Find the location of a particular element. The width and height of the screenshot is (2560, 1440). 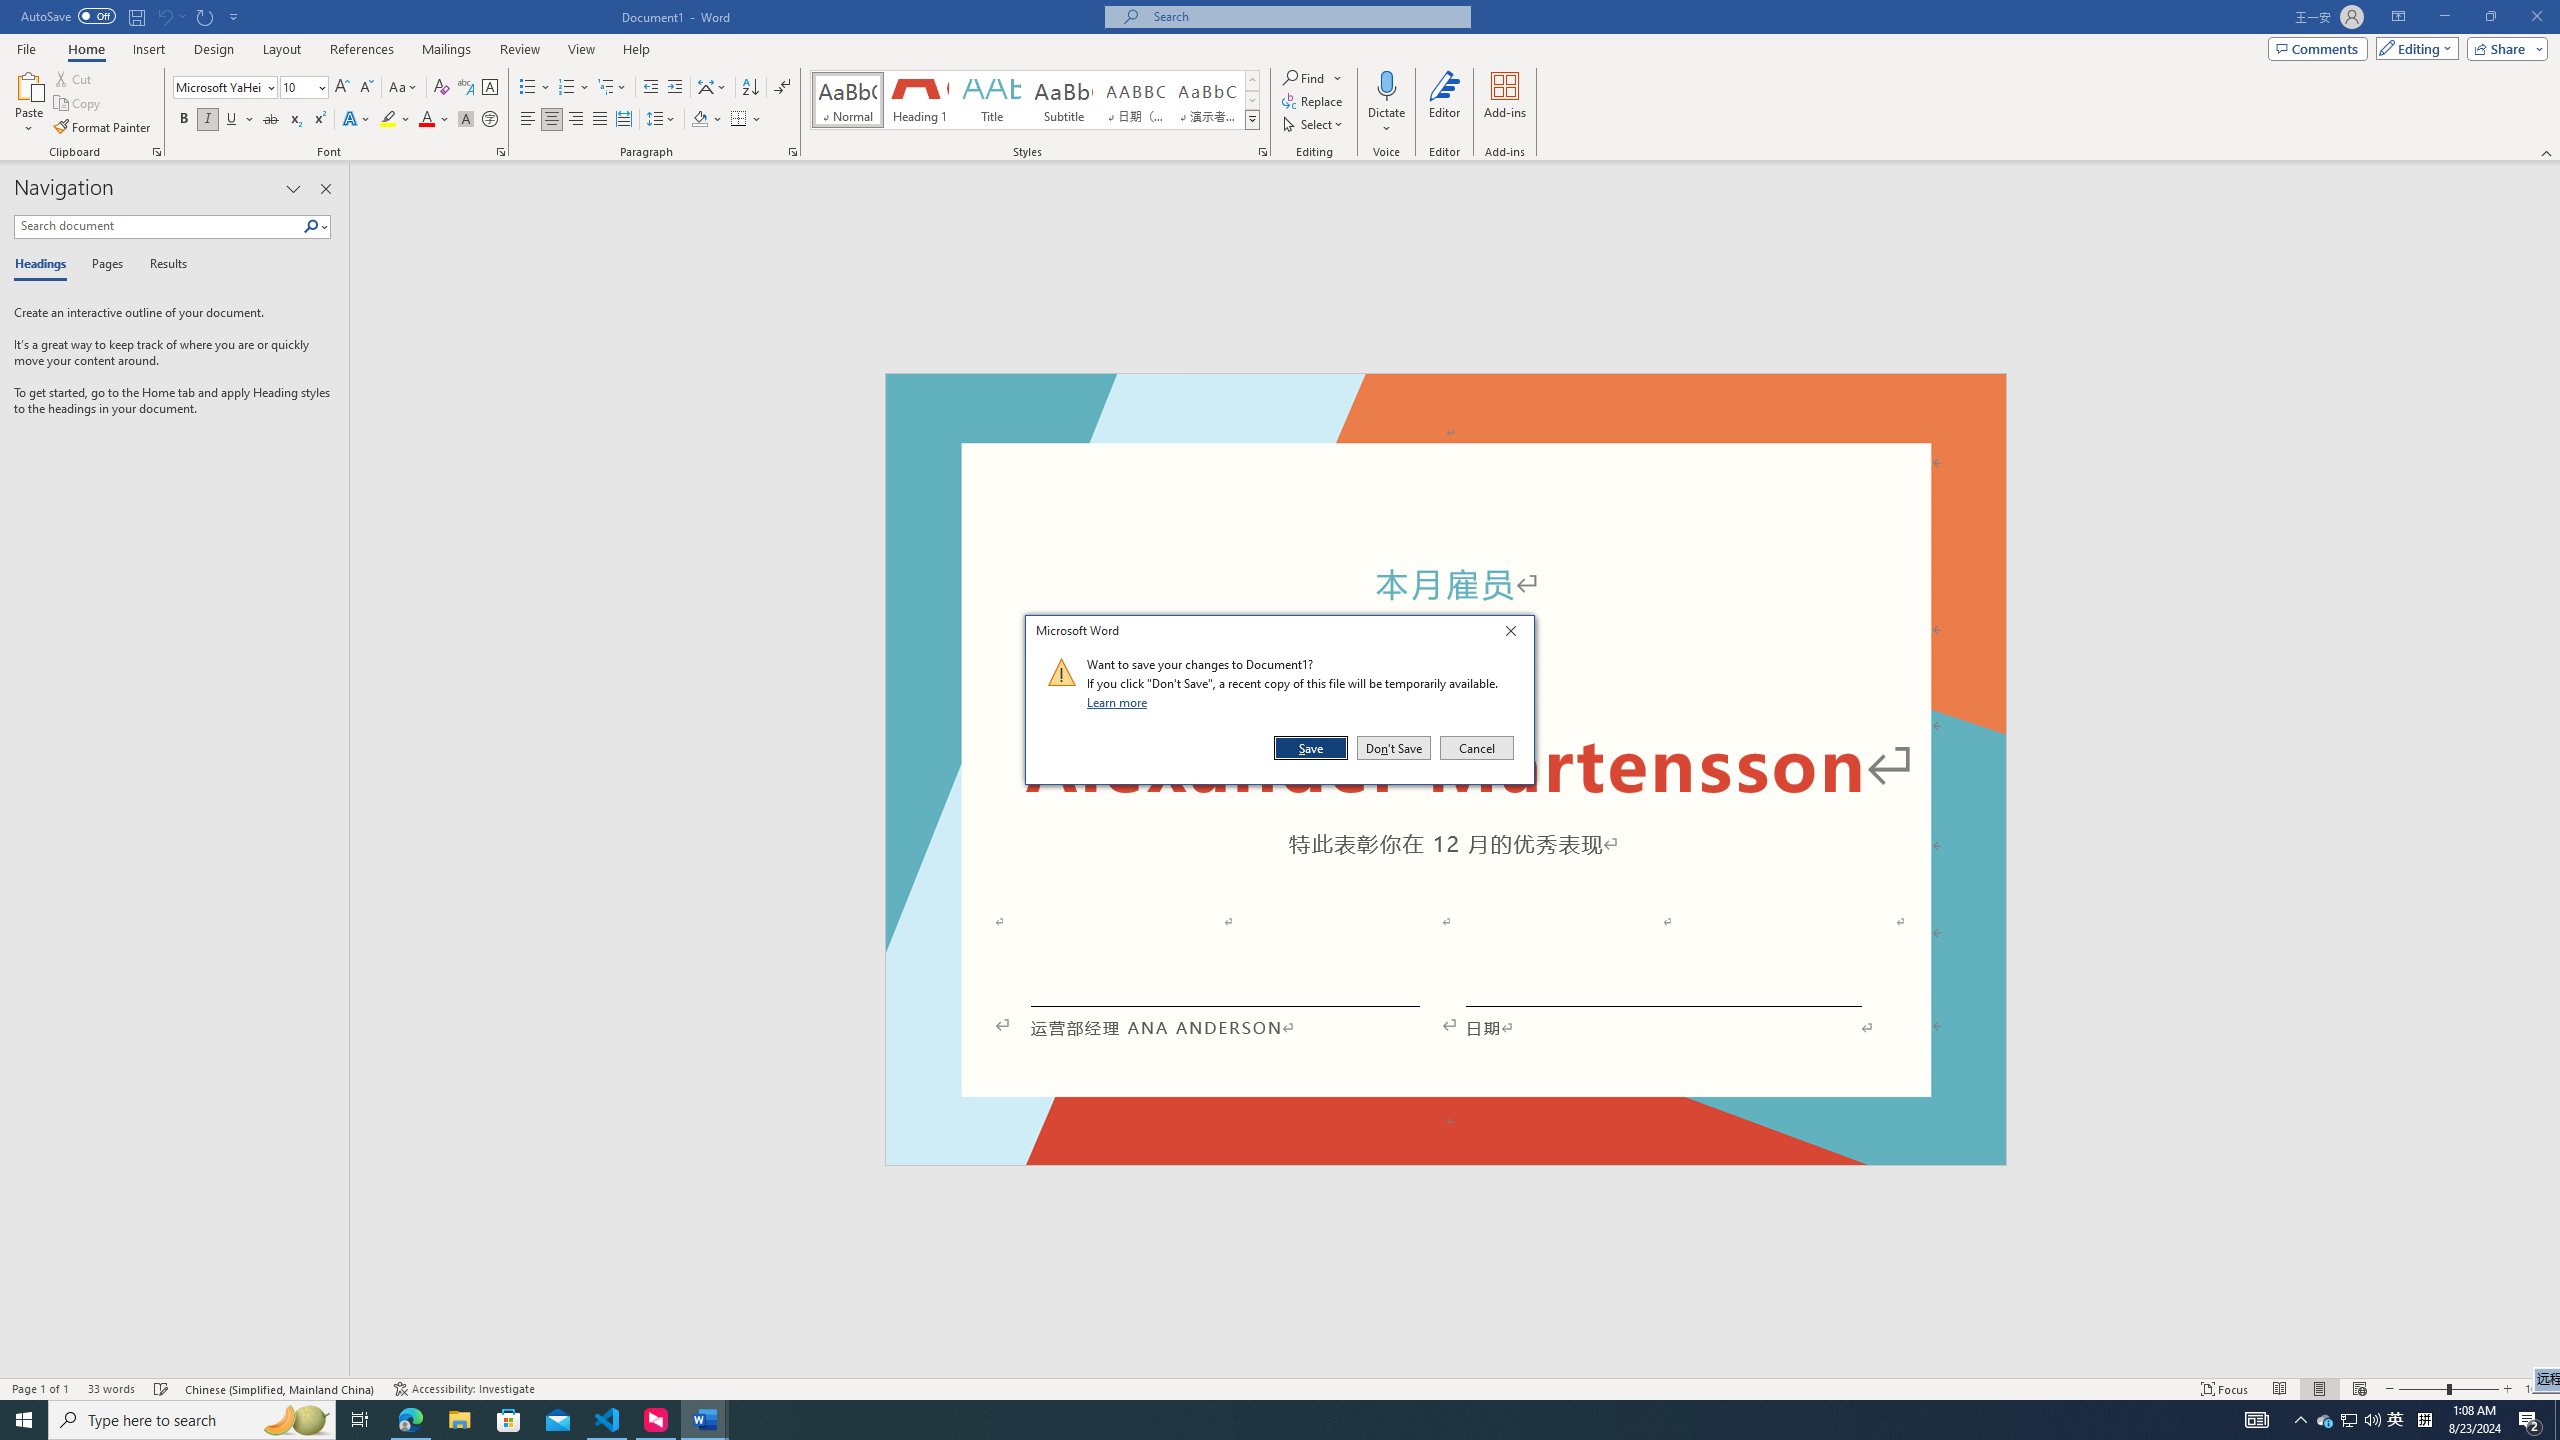

'Zoom' is located at coordinates (2447, 1389).